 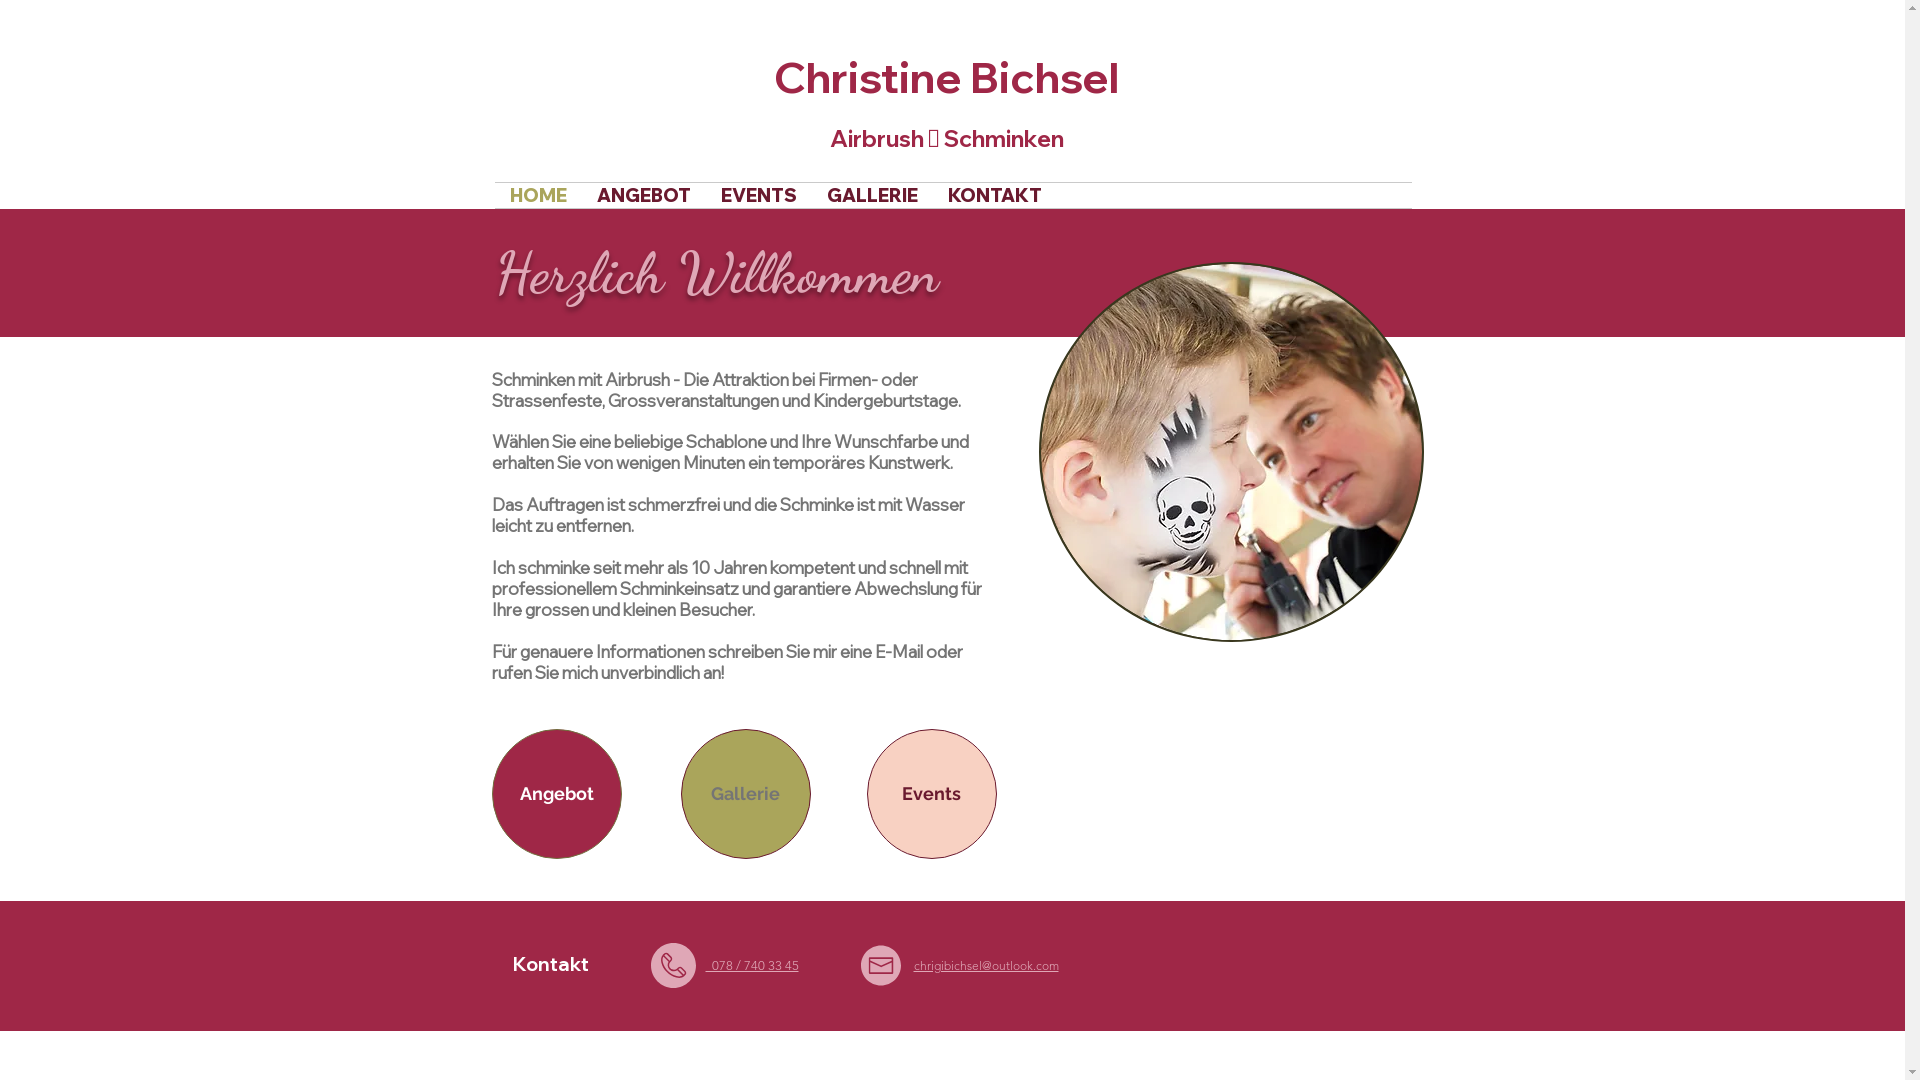 What do you see at coordinates (993, 195) in the screenshot?
I see `'KONTAKT'` at bounding box center [993, 195].